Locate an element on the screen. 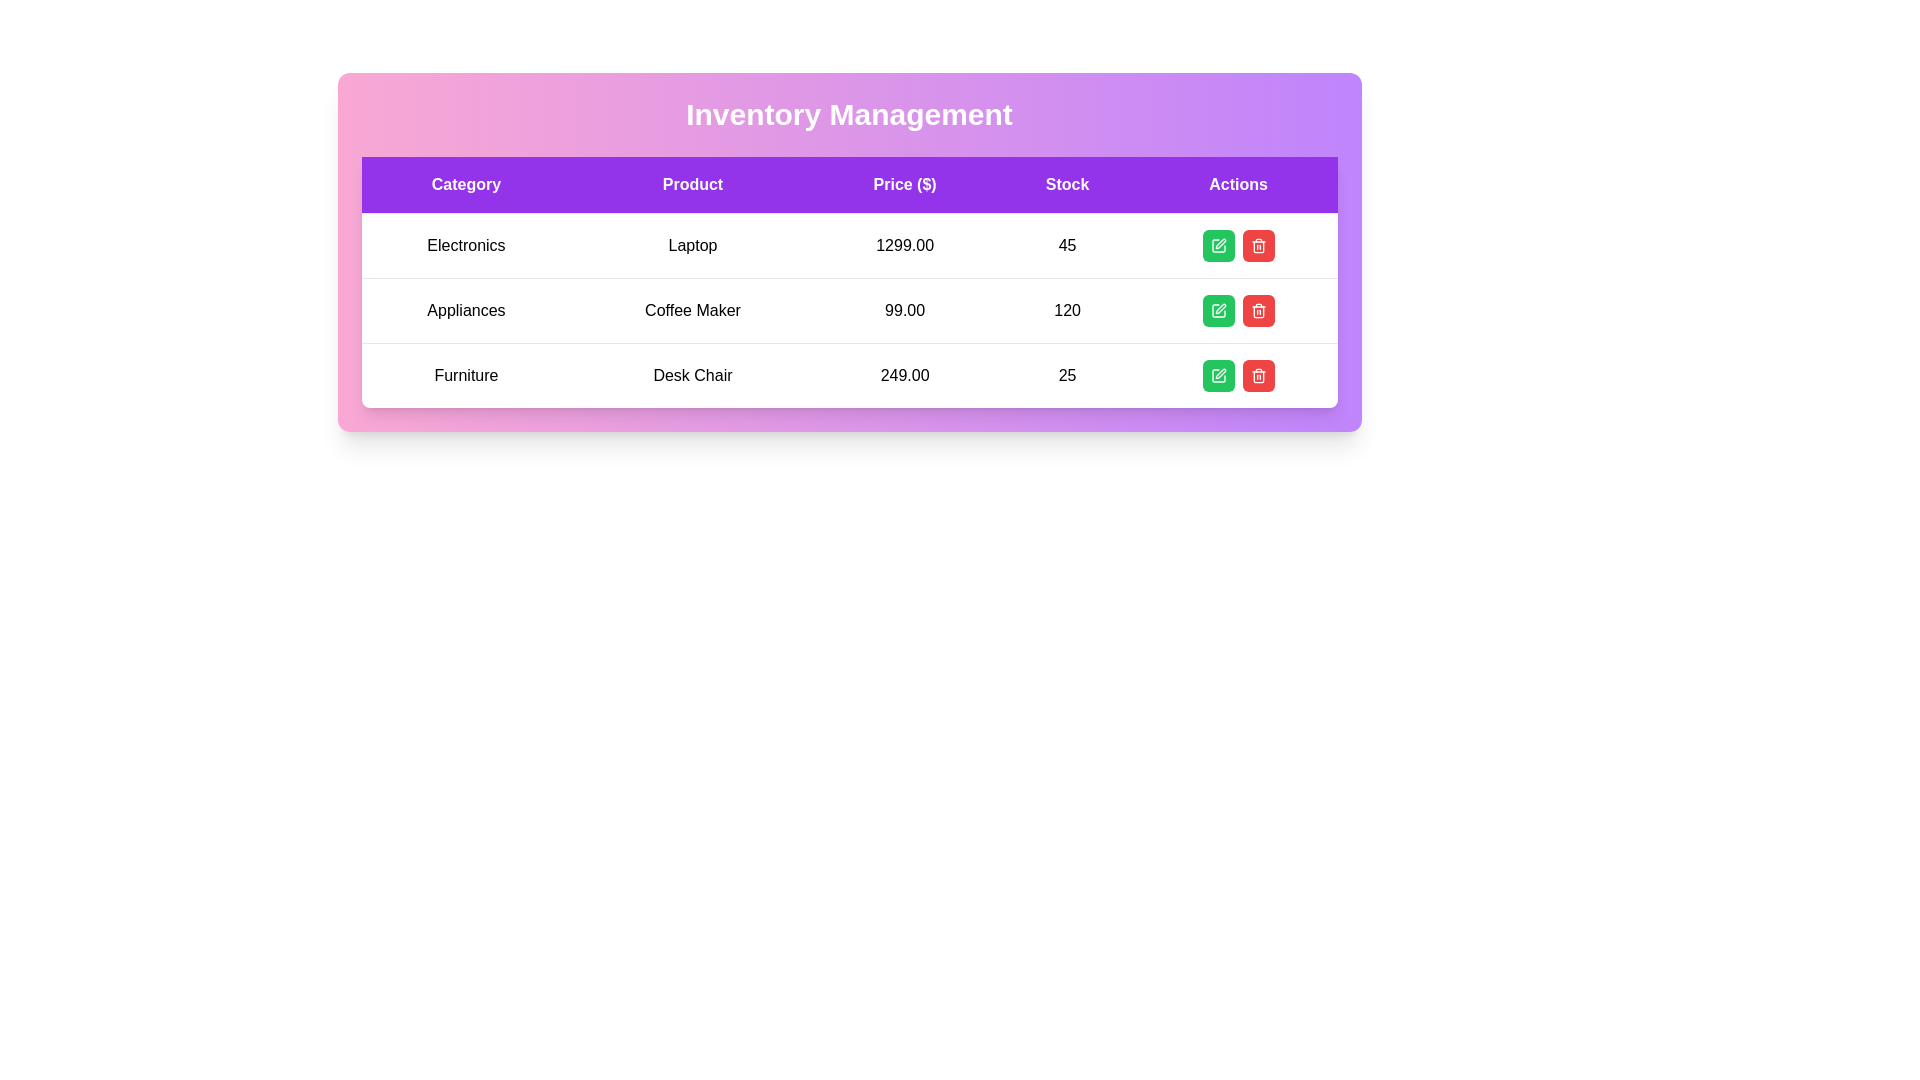 This screenshot has width=1920, height=1080. the text label displaying '25' in the 'Stock' column of the 'Desk Chair' row is located at coordinates (1066, 375).